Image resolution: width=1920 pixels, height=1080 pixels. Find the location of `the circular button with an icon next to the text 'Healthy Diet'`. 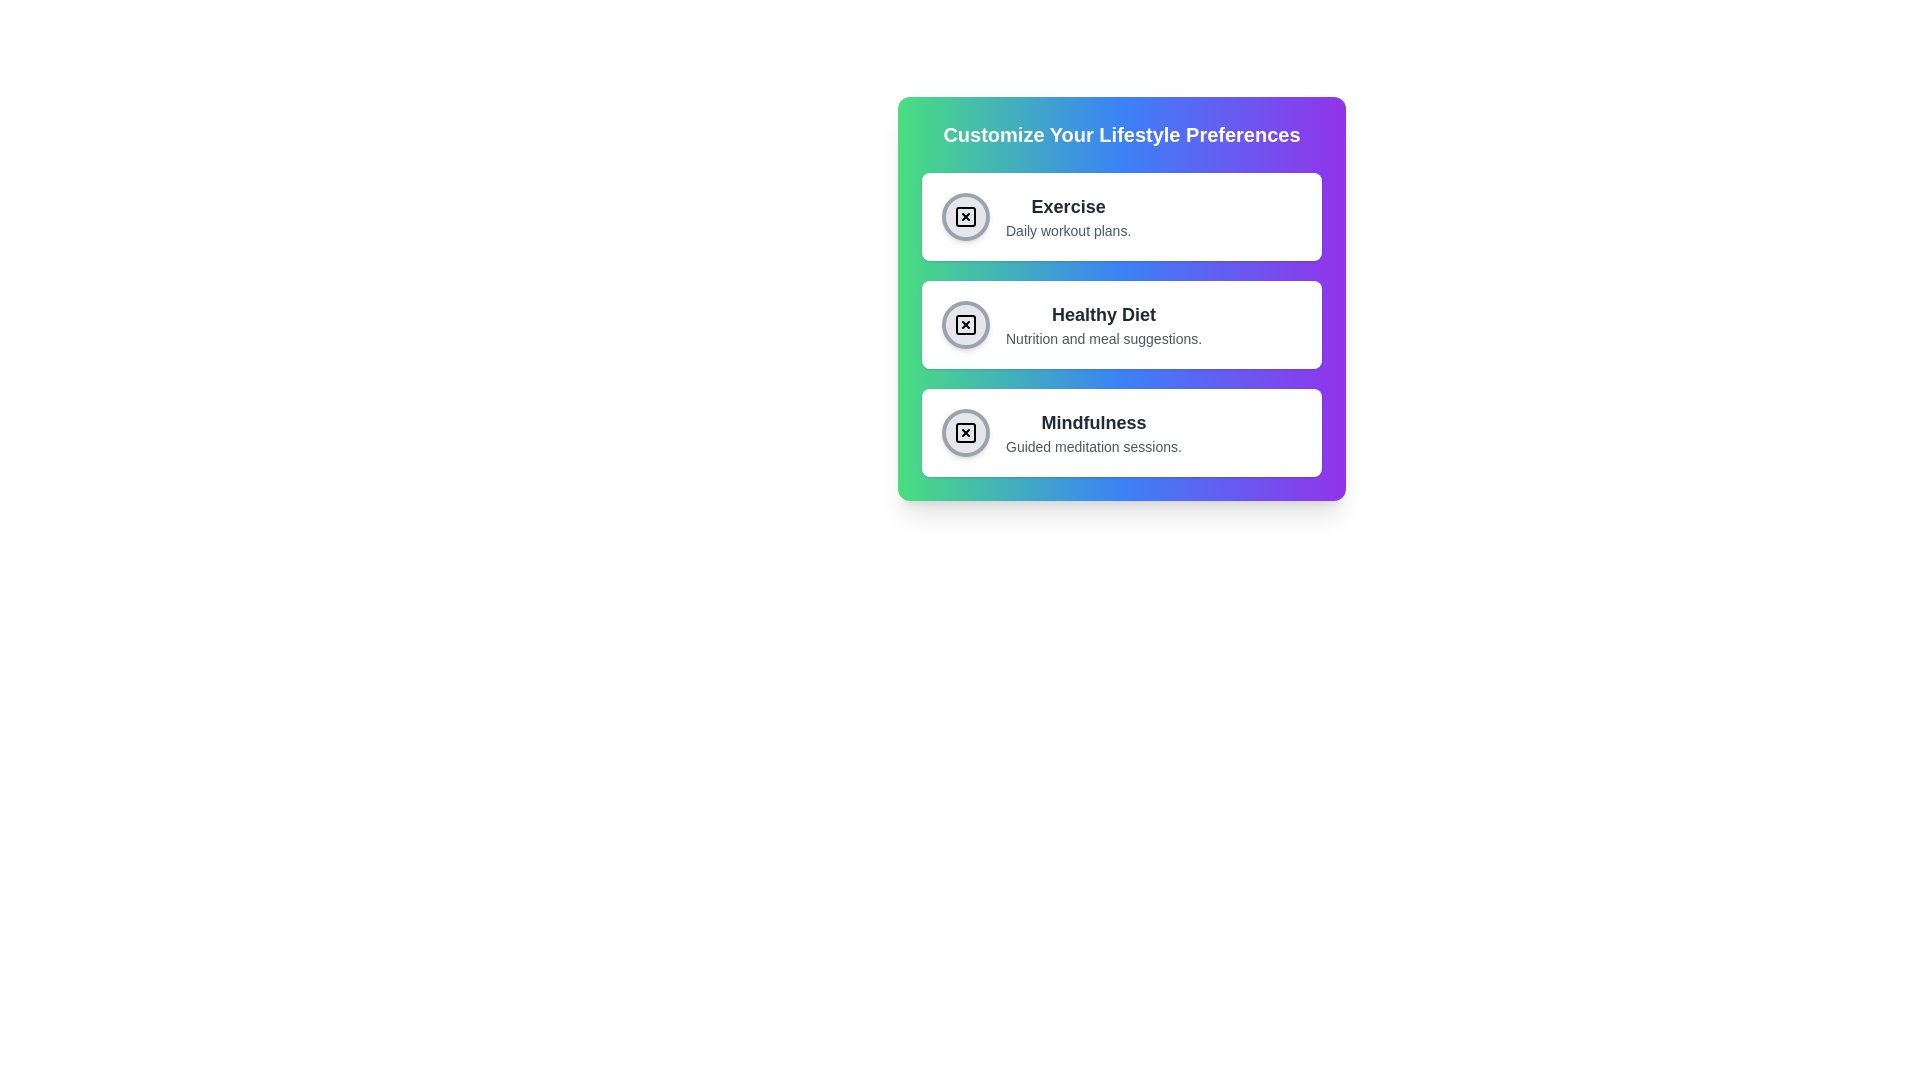

the circular button with an icon next to the text 'Healthy Diet' is located at coordinates (965, 323).